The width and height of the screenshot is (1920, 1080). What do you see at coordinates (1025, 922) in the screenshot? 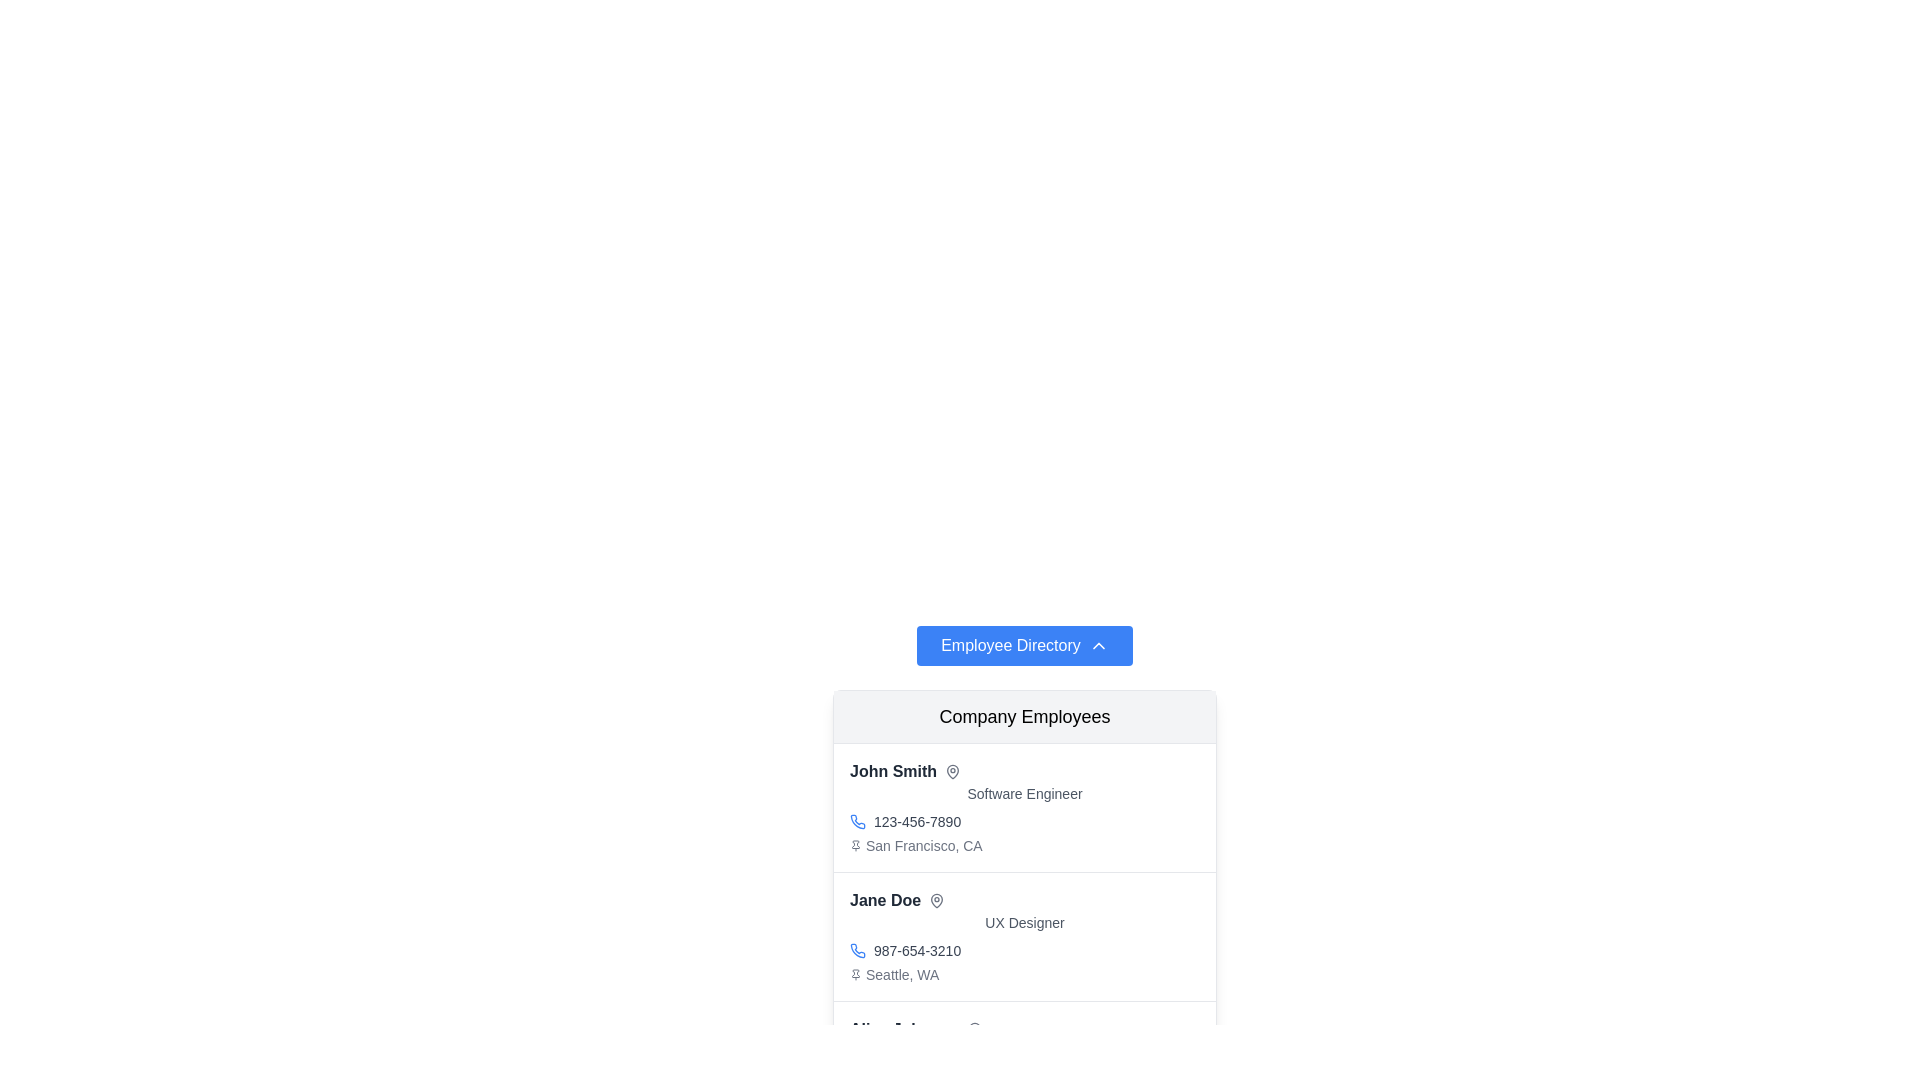
I see `the text label displaying 'UX Designer' that is located below the name 'Jane Doe' and above the contact information in the profile card` at bounding box center [1025, 922].